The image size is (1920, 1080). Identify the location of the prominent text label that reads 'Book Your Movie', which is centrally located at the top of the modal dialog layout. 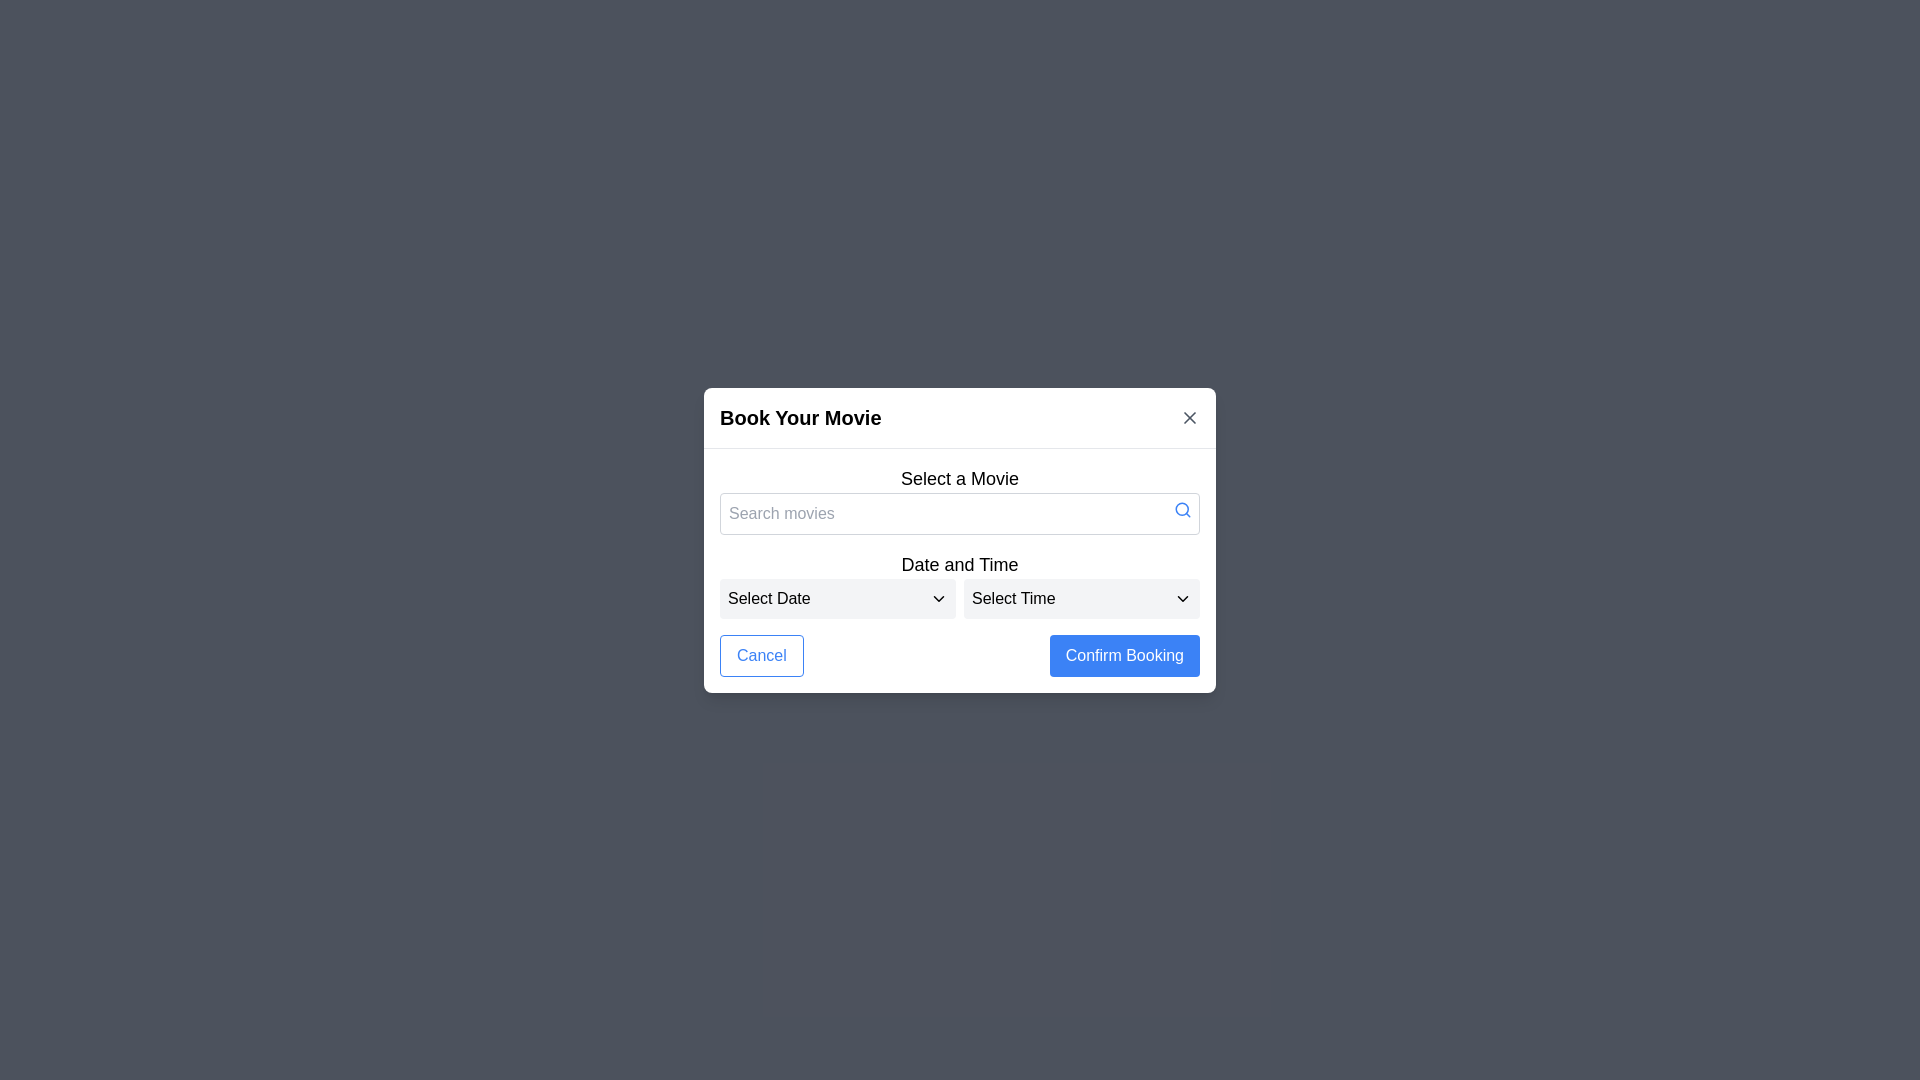
(800, 416).